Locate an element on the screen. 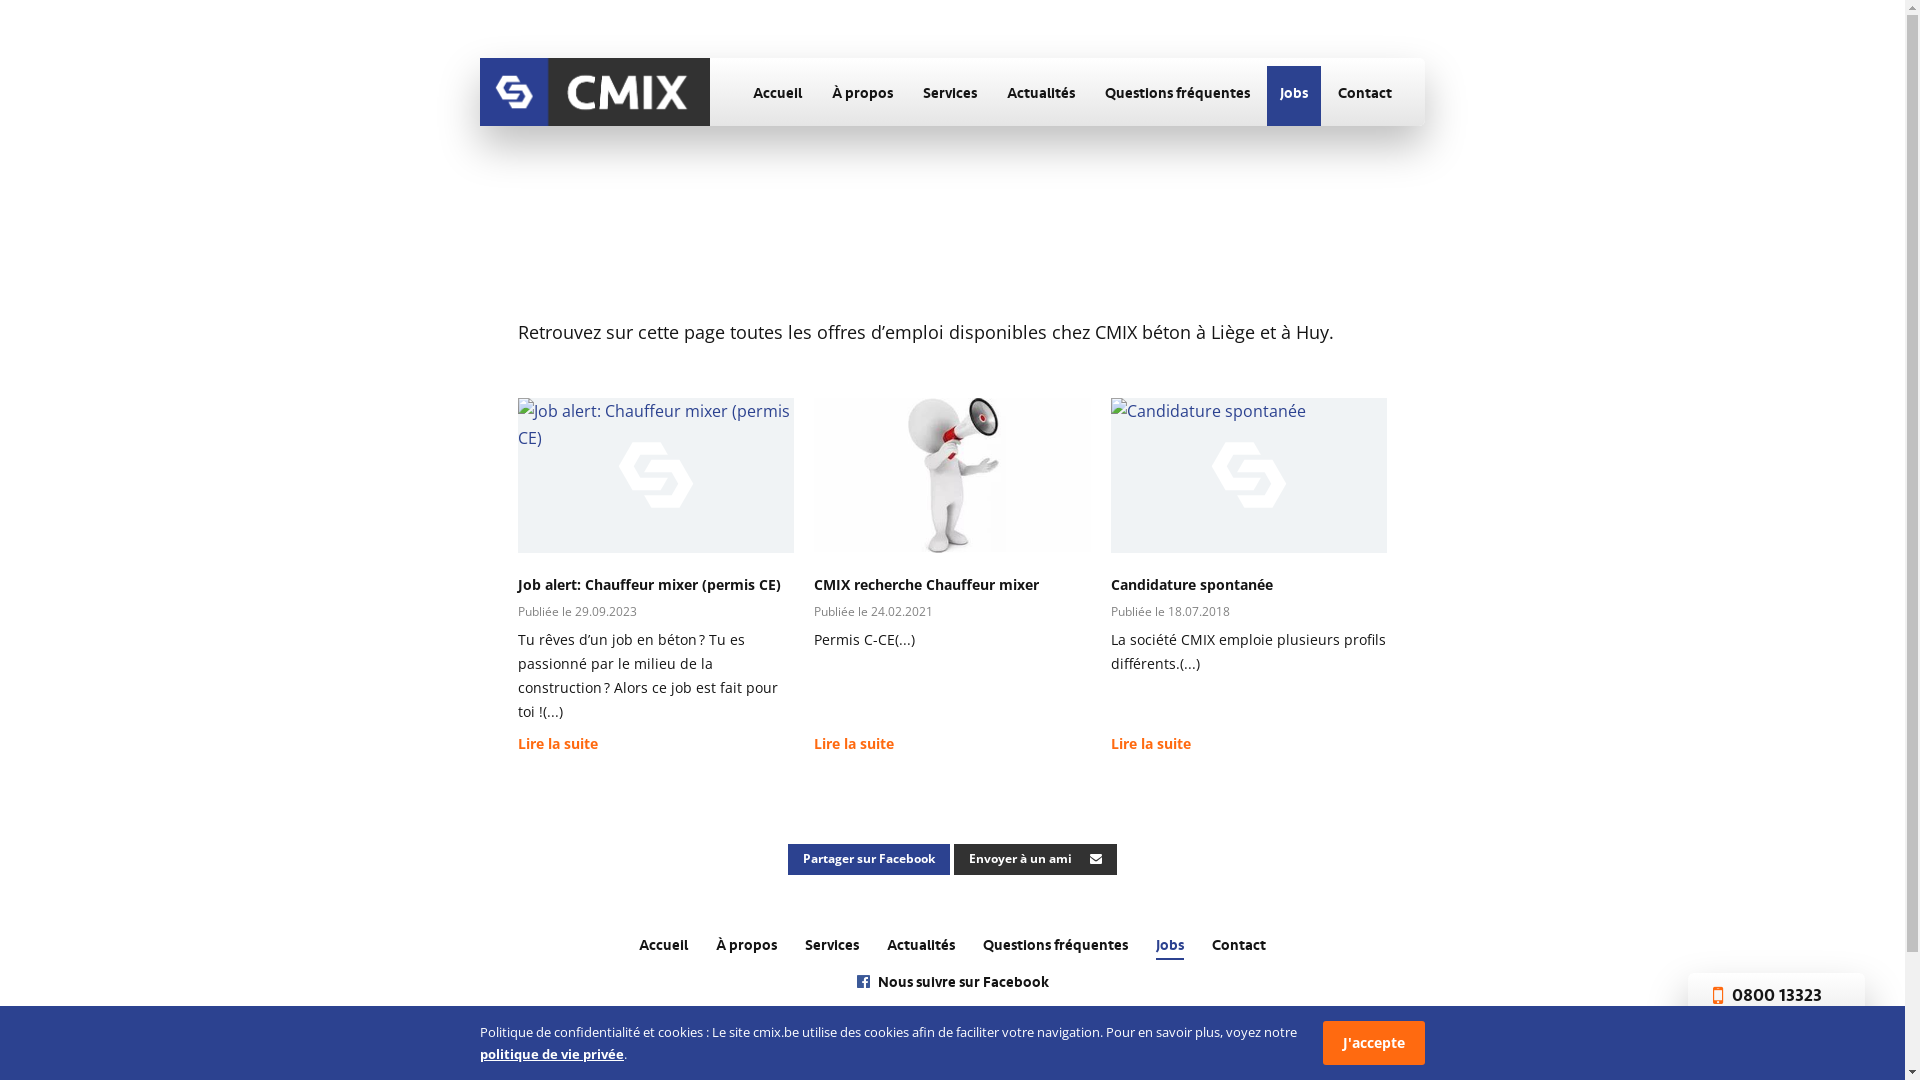 The image size is (1920, 1080). 'J'accepte' is located at coordinates (1372, 1041).